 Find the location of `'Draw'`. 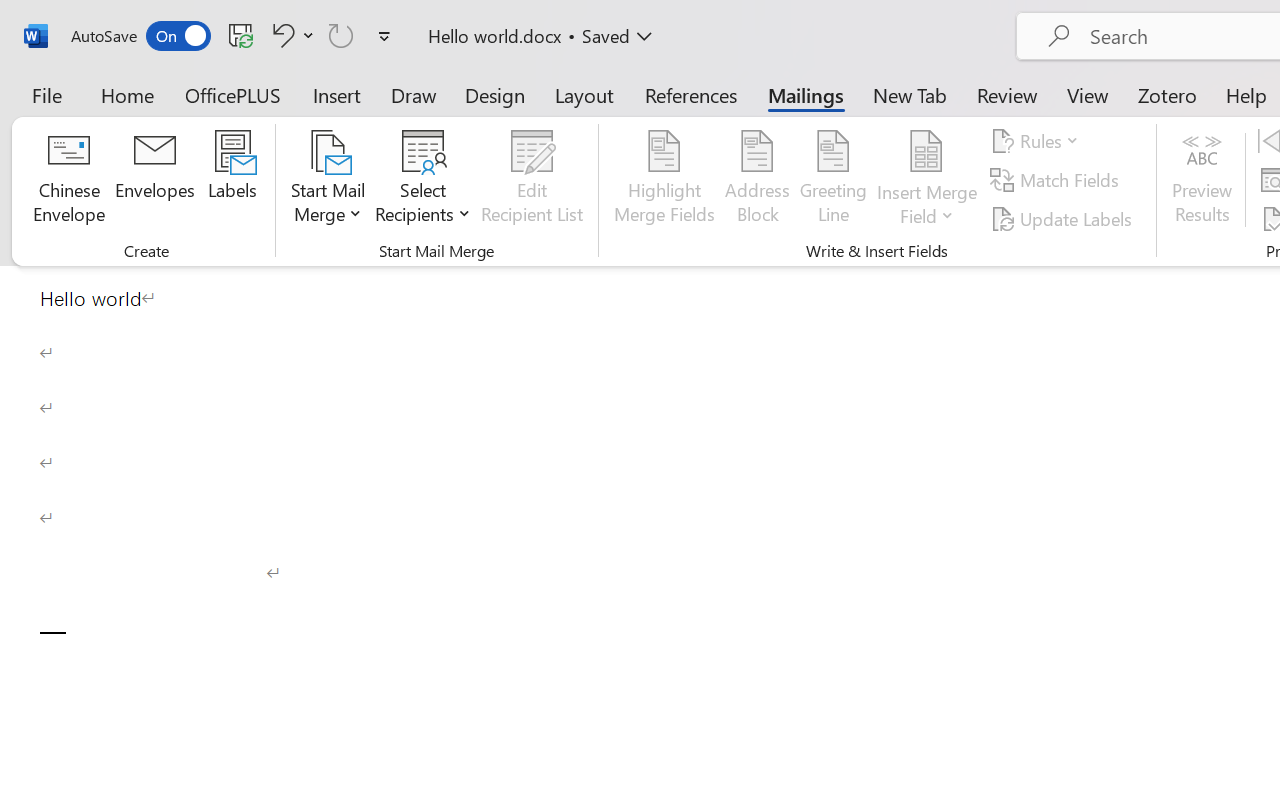

'Draw' is located at coordinates (413, 94).